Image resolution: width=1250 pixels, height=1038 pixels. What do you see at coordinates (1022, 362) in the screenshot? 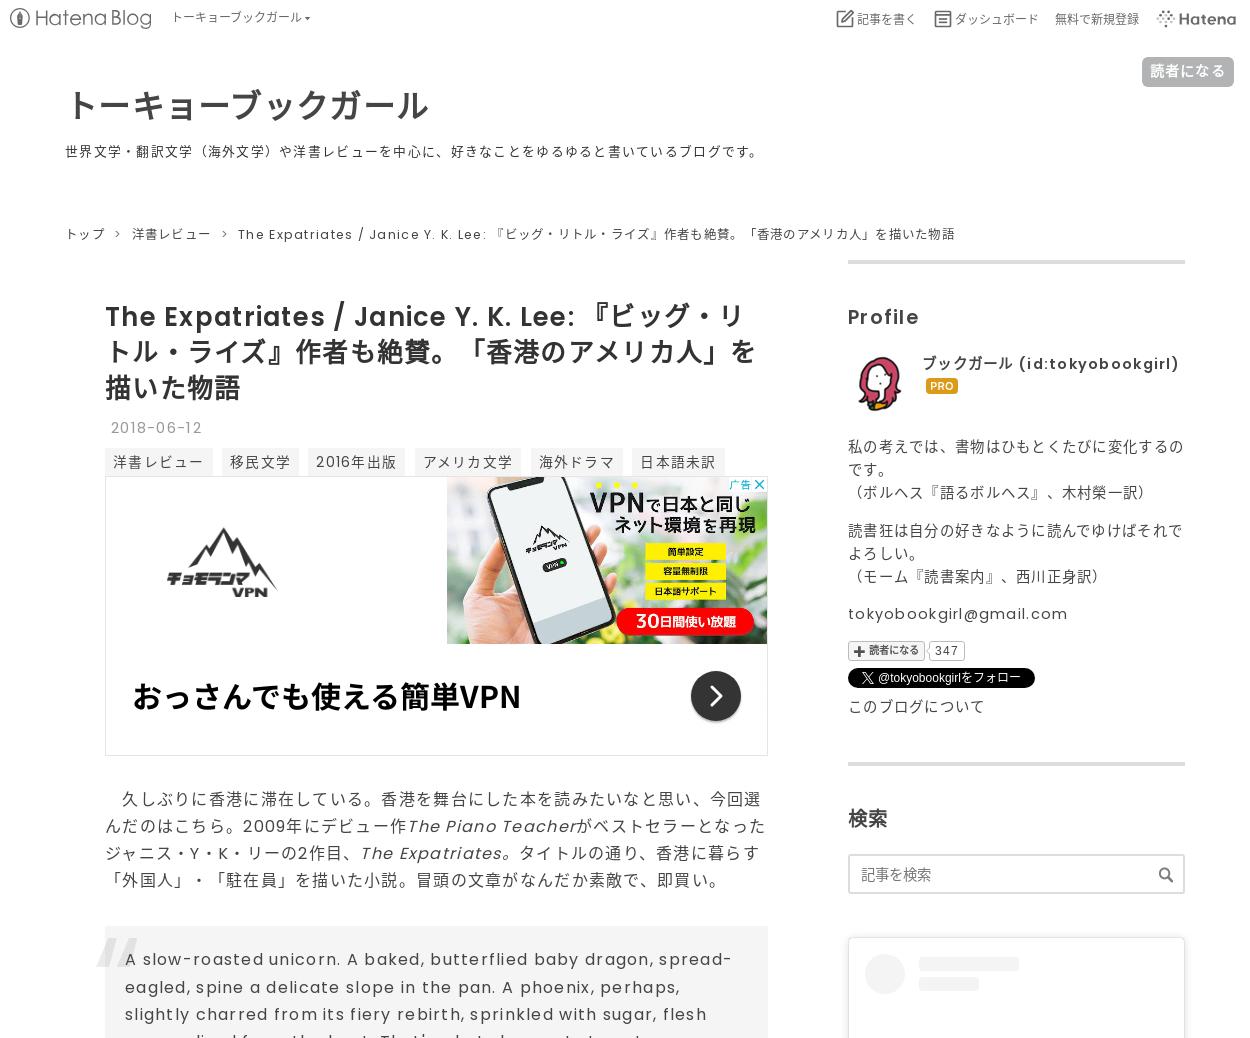
I see `'('` at bounding box center [1022, 362].